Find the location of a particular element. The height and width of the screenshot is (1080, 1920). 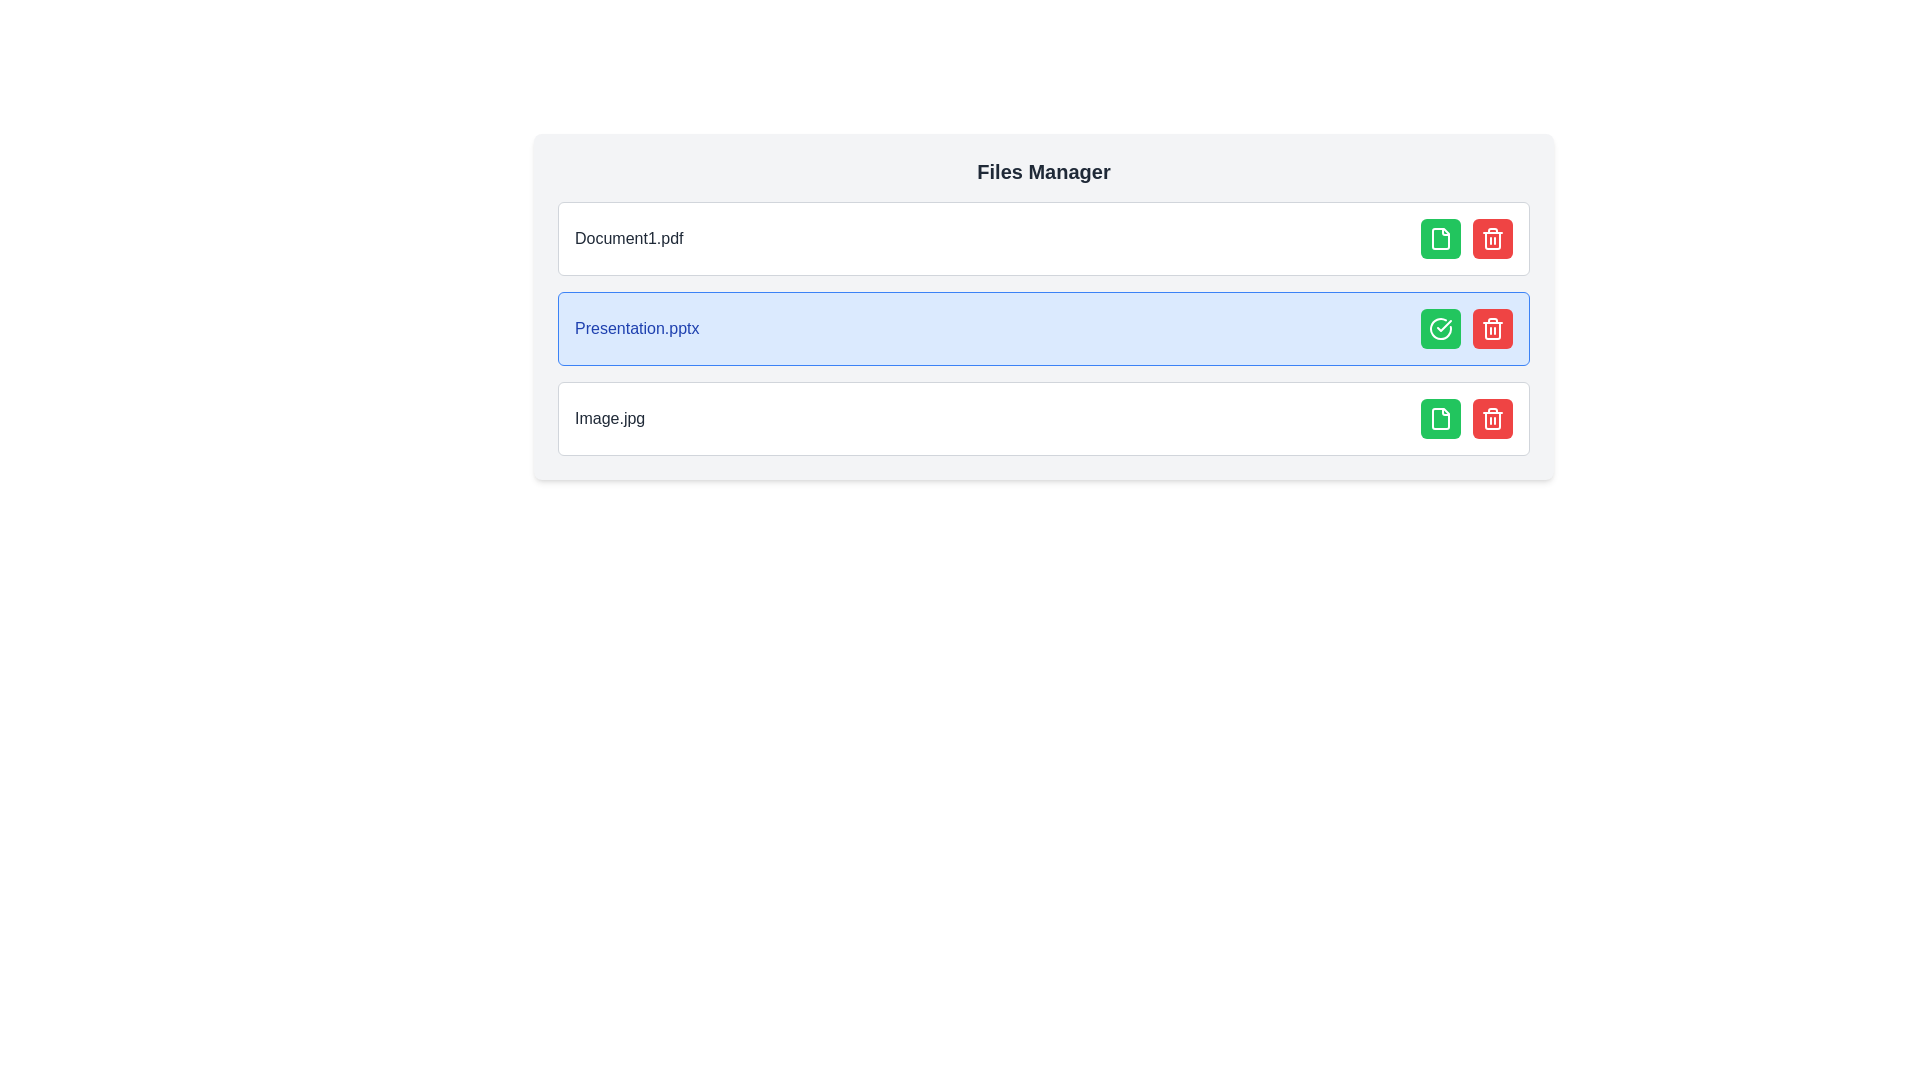

the red square-shaped button with a trash can icon, which is the second button in a horizontal button group is located at coordinates (1492, 418).